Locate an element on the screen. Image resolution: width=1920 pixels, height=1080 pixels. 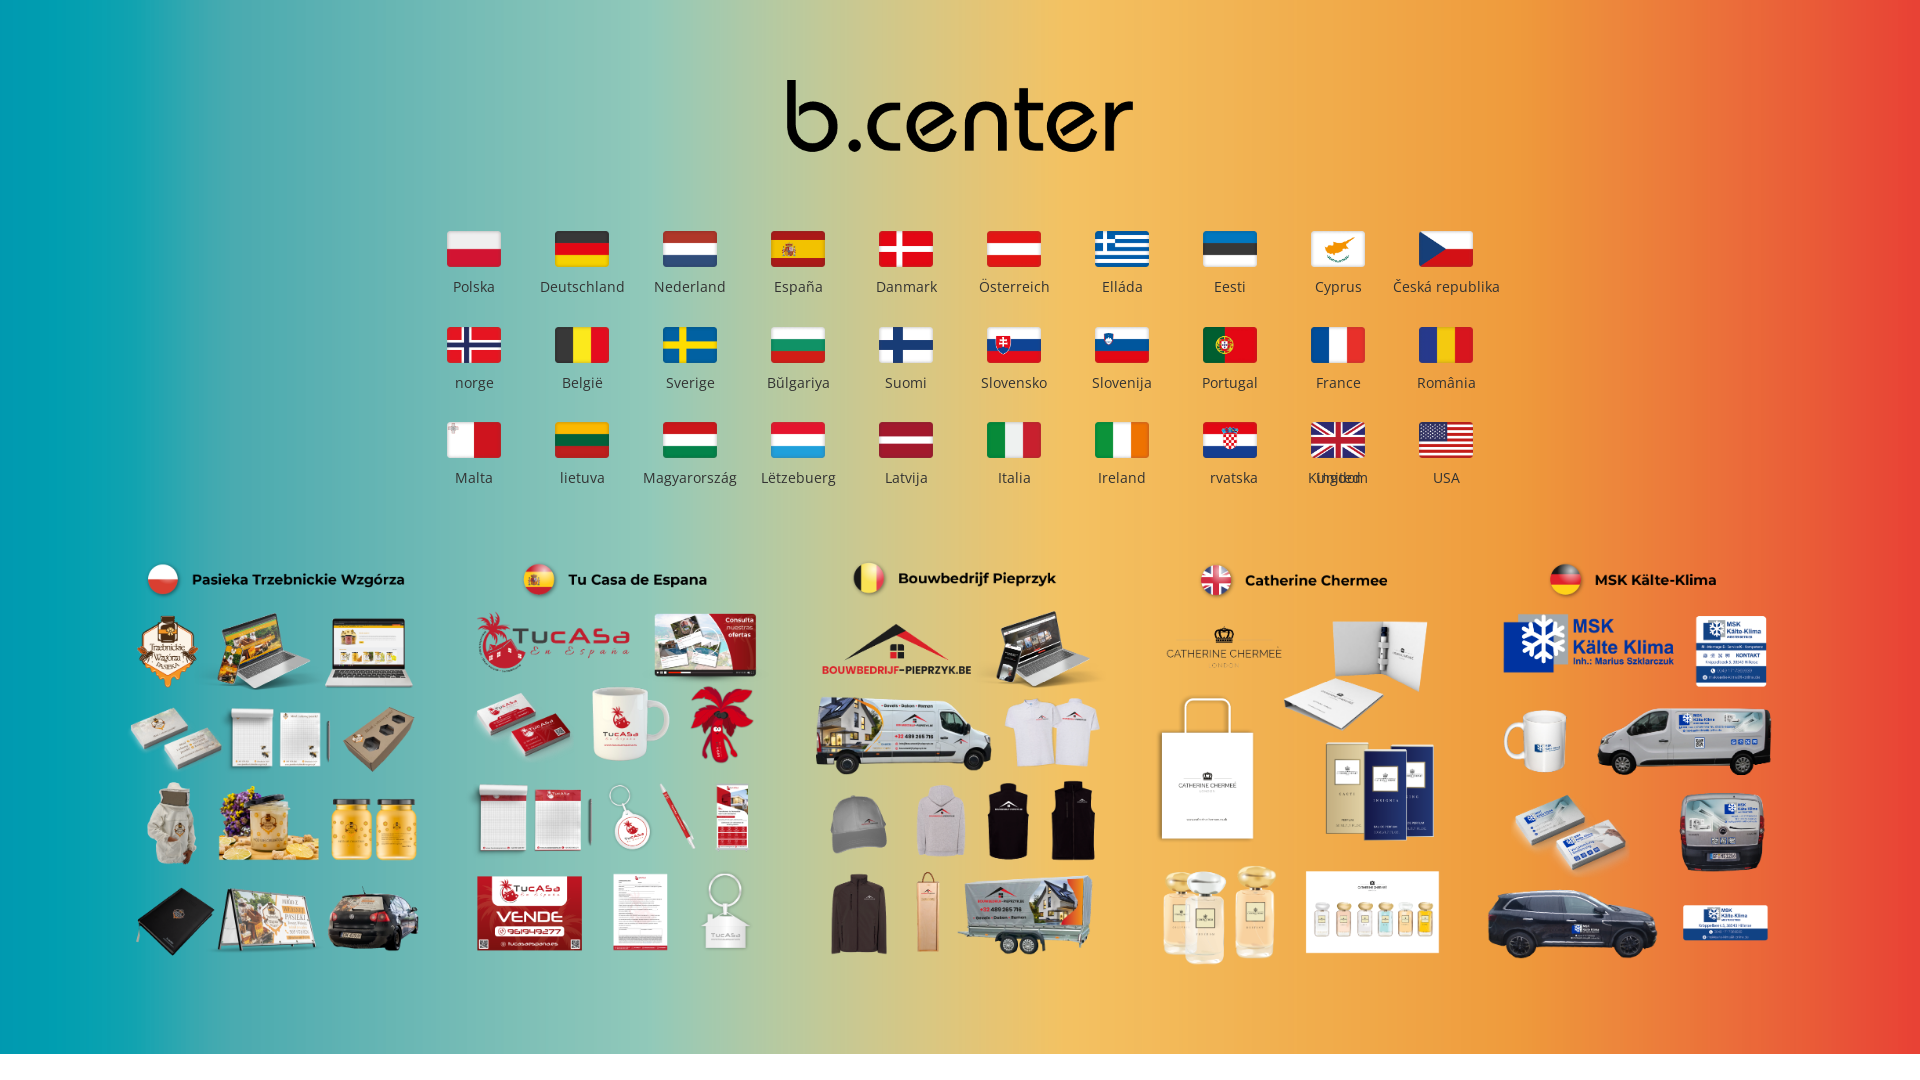
'Danmark' is located at coordinates (905, 286).